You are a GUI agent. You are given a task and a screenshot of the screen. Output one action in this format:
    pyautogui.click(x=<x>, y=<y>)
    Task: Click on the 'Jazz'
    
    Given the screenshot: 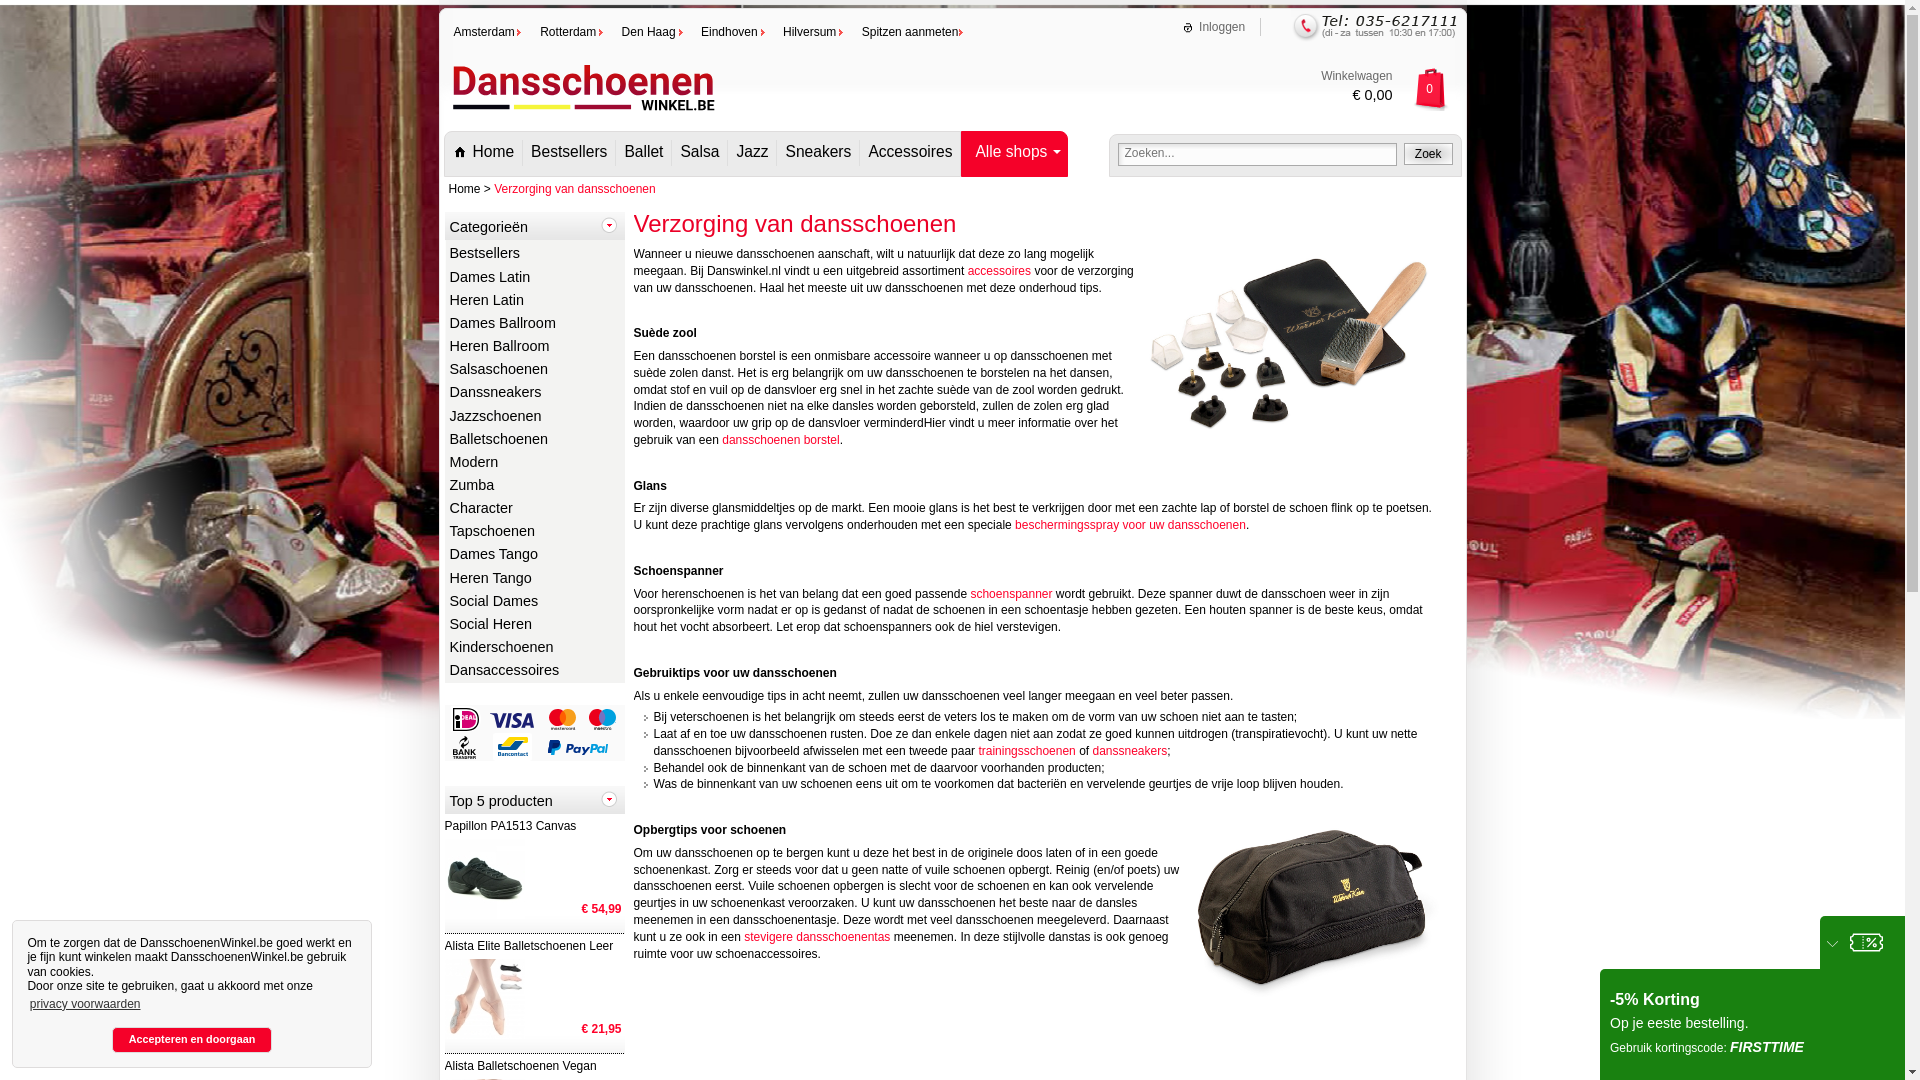 What is the action you would take?
    pyautogui.click(x=750, y=152)
    